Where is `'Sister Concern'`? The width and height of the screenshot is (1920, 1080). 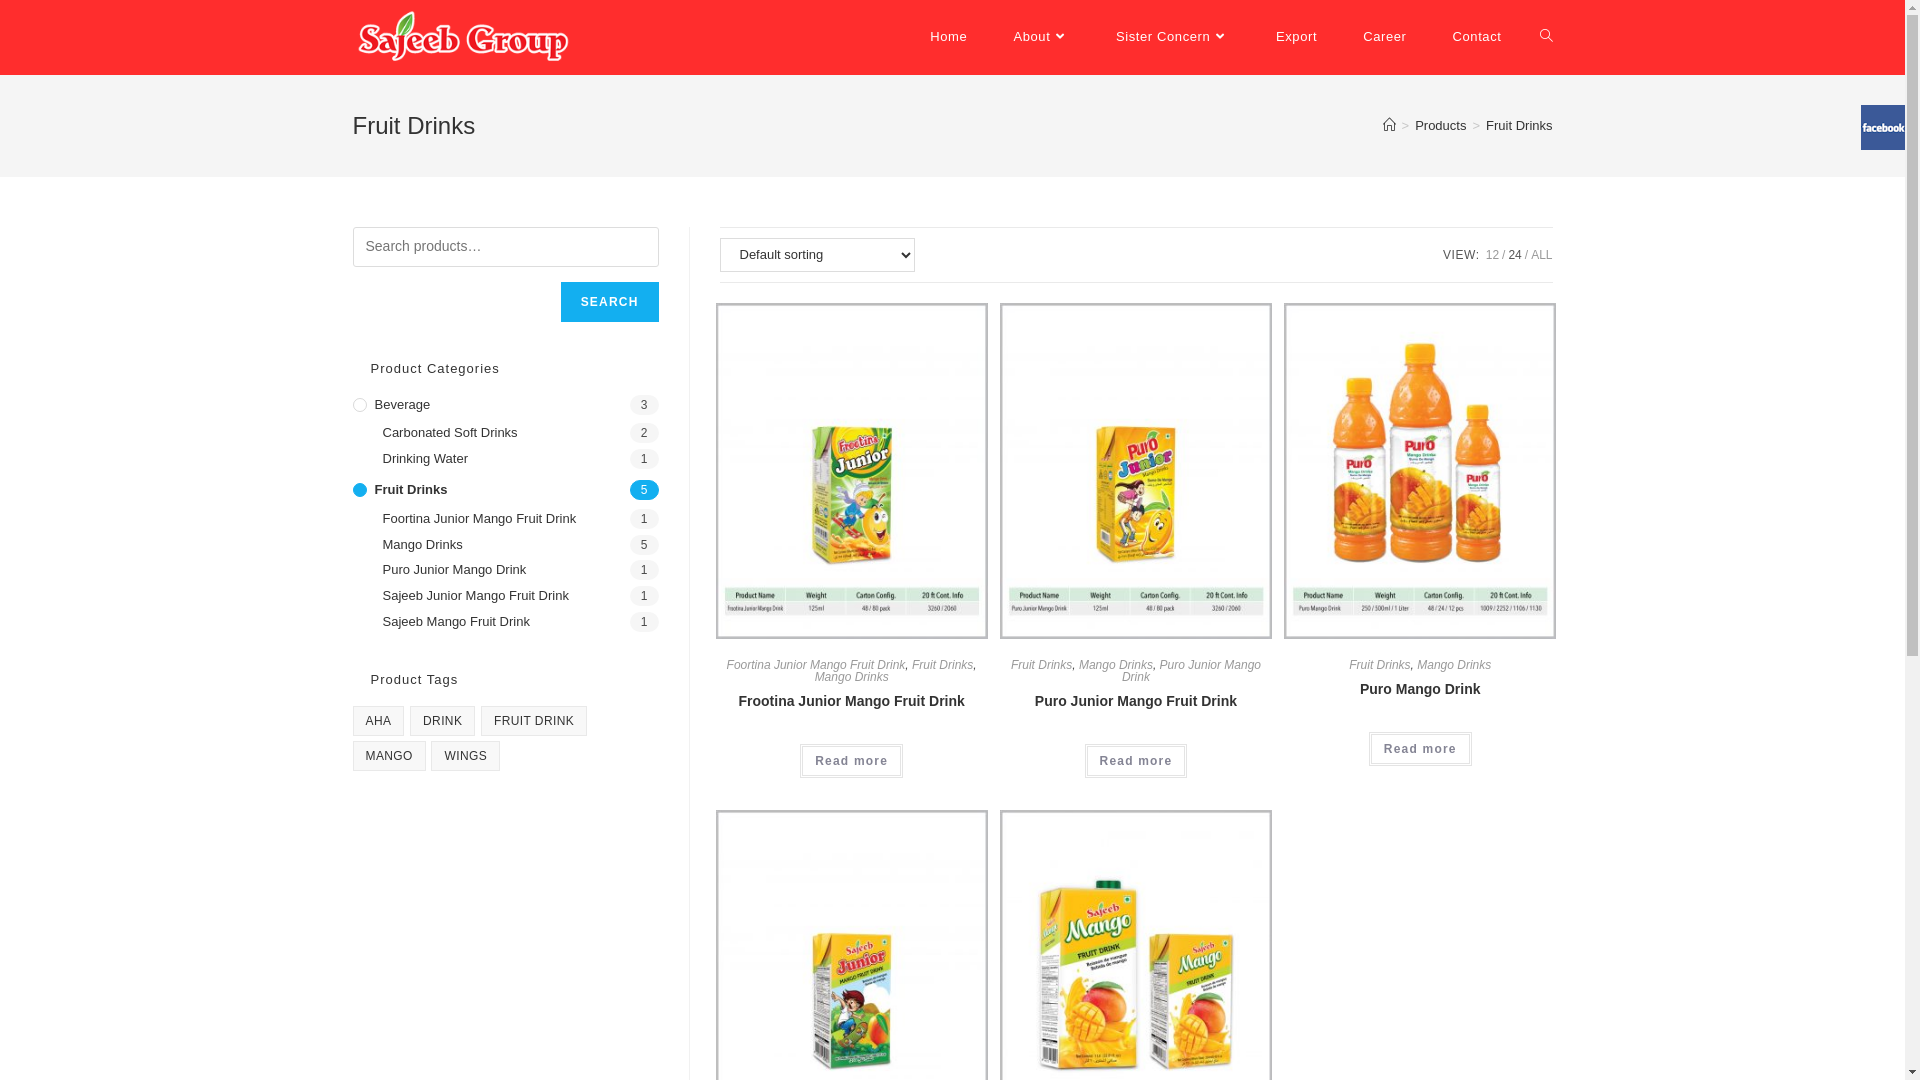 'Sister Concern' is located at coordinates (1172, 37).